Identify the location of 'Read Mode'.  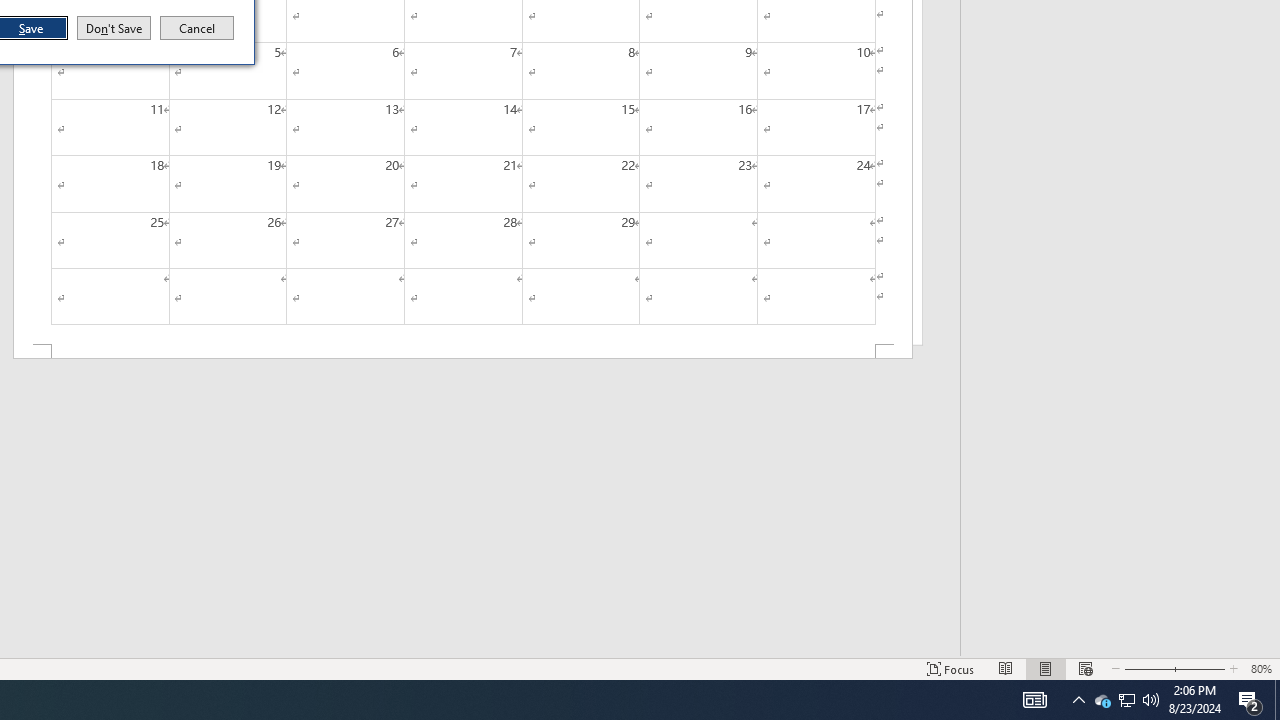
(1006, 669).